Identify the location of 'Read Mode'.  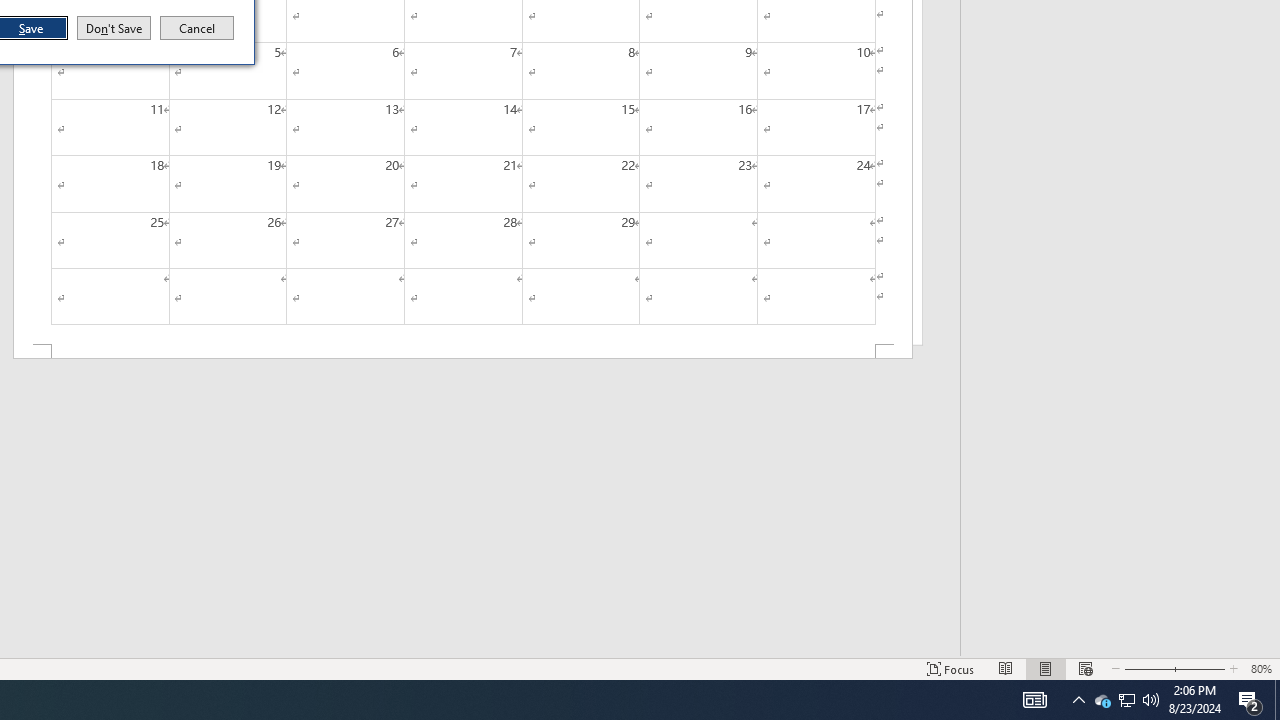
(1006, 669).